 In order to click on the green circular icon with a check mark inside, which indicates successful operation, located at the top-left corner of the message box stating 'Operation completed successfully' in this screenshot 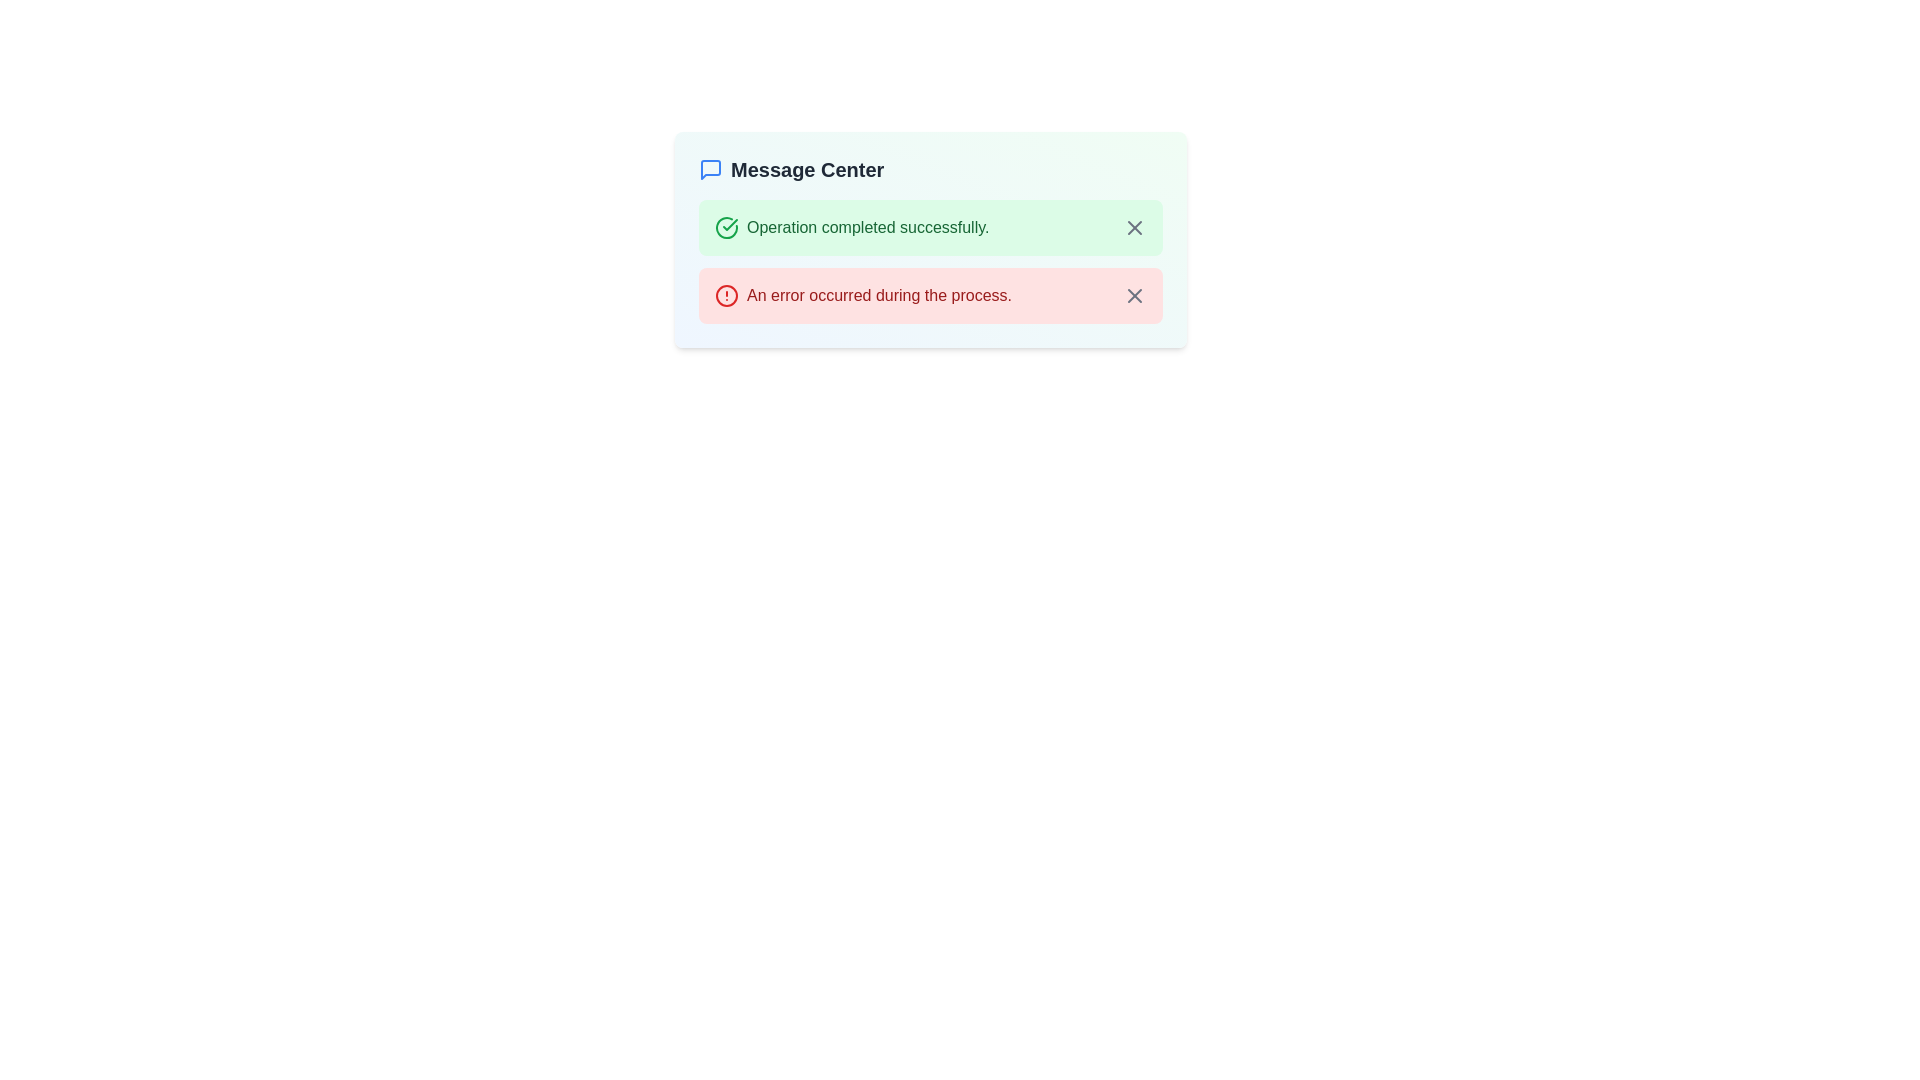, I will do `click(725, 226)`.